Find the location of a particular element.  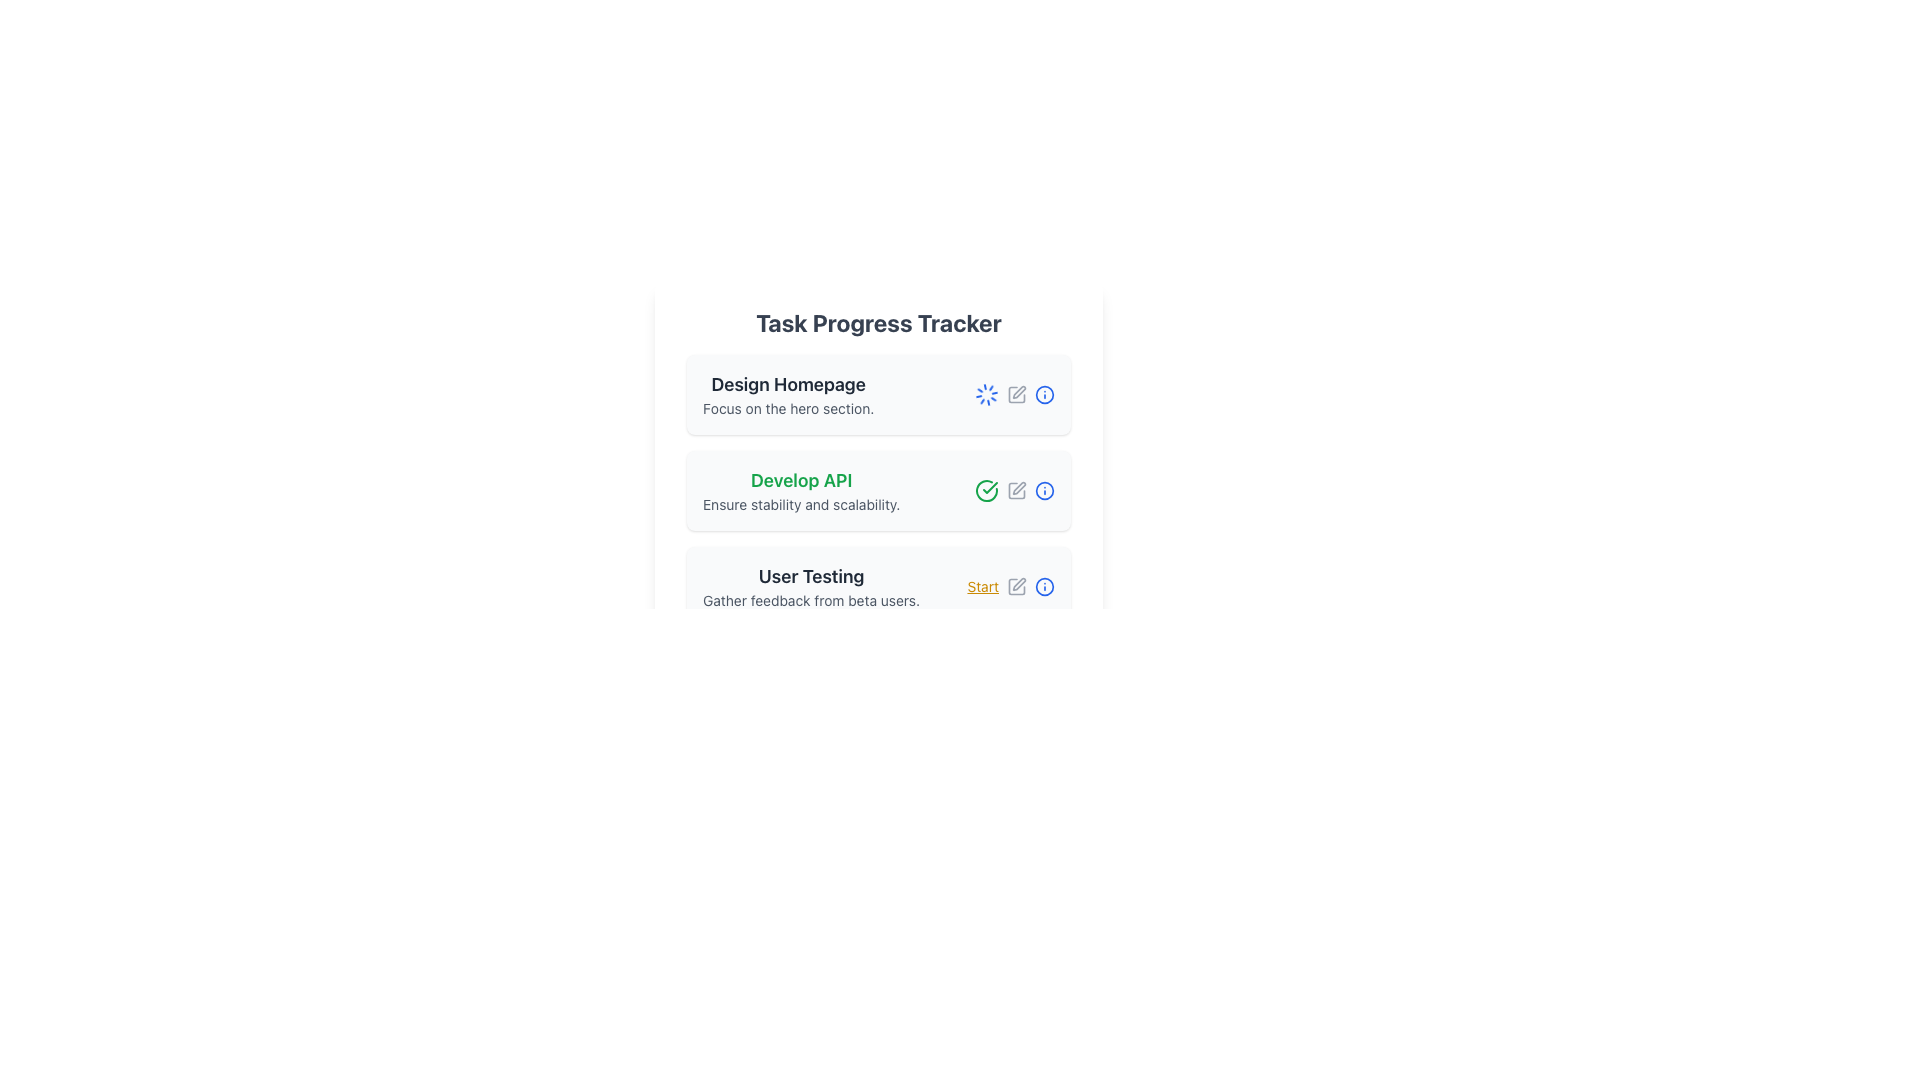

the green outlined circle icon with a checkmark indicating task completion next to the 'Develop API' task in the progress tracker is located at coordinates (987, 490).